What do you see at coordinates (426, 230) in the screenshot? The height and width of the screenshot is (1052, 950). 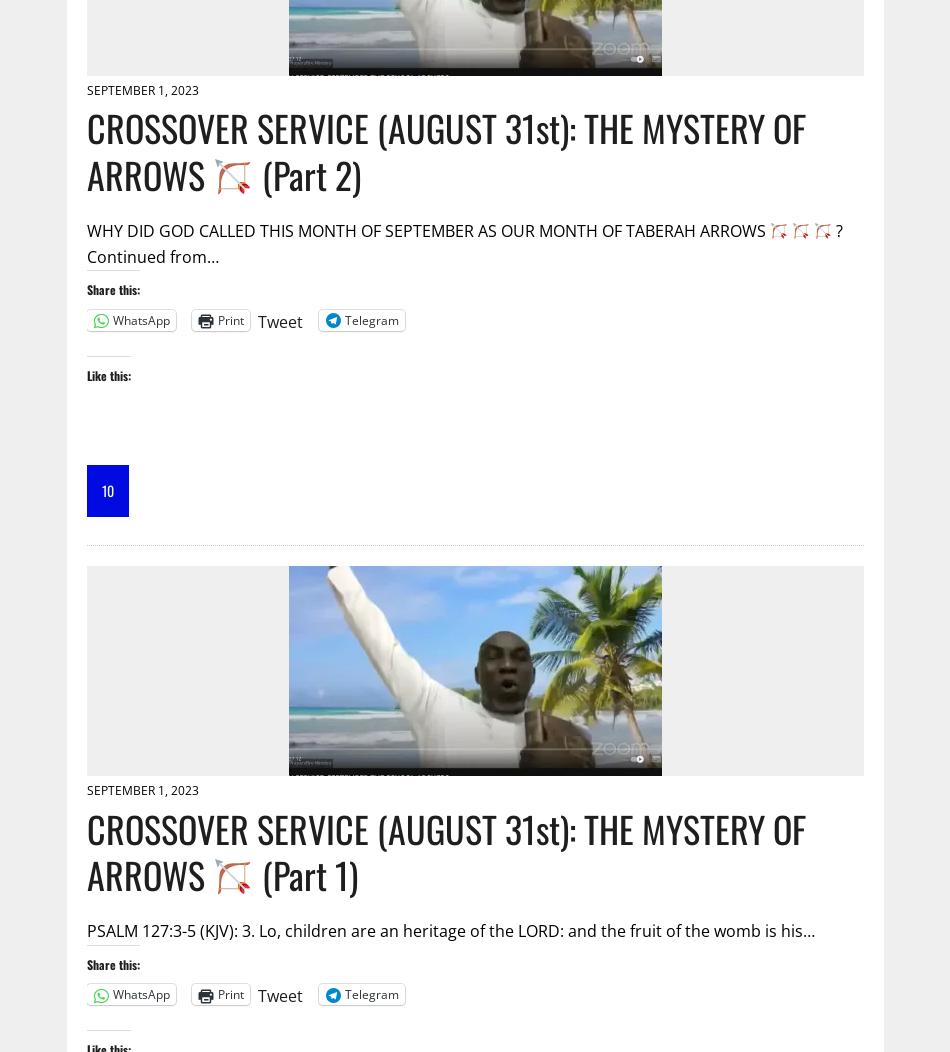 I see `'WHY DID GOD CALLED THIS MONTH OF SEPTEMBER AS OUR MONTH OF TABERAH ARROWS'` at bounding box center [426, 230].